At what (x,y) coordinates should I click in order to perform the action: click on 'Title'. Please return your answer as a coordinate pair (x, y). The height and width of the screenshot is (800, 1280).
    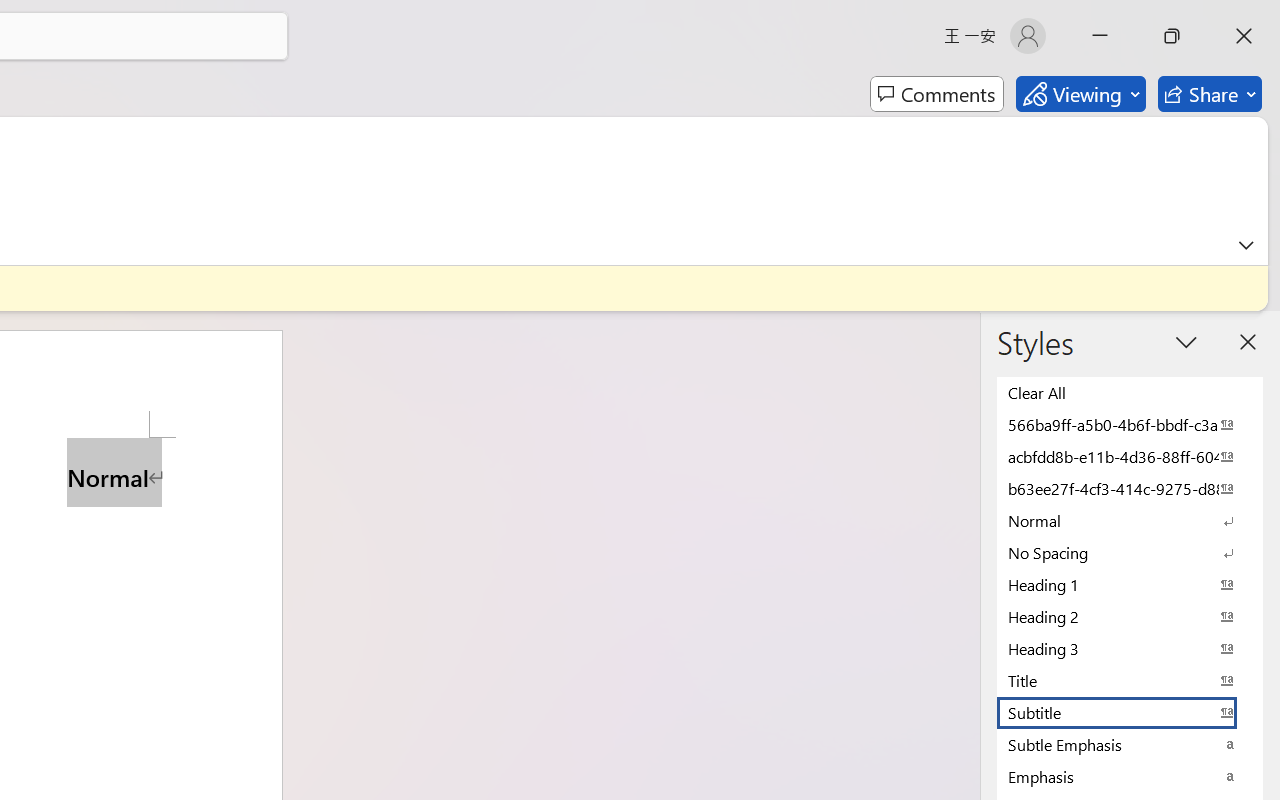
    Looking at the image, I should click on (1130, 680).